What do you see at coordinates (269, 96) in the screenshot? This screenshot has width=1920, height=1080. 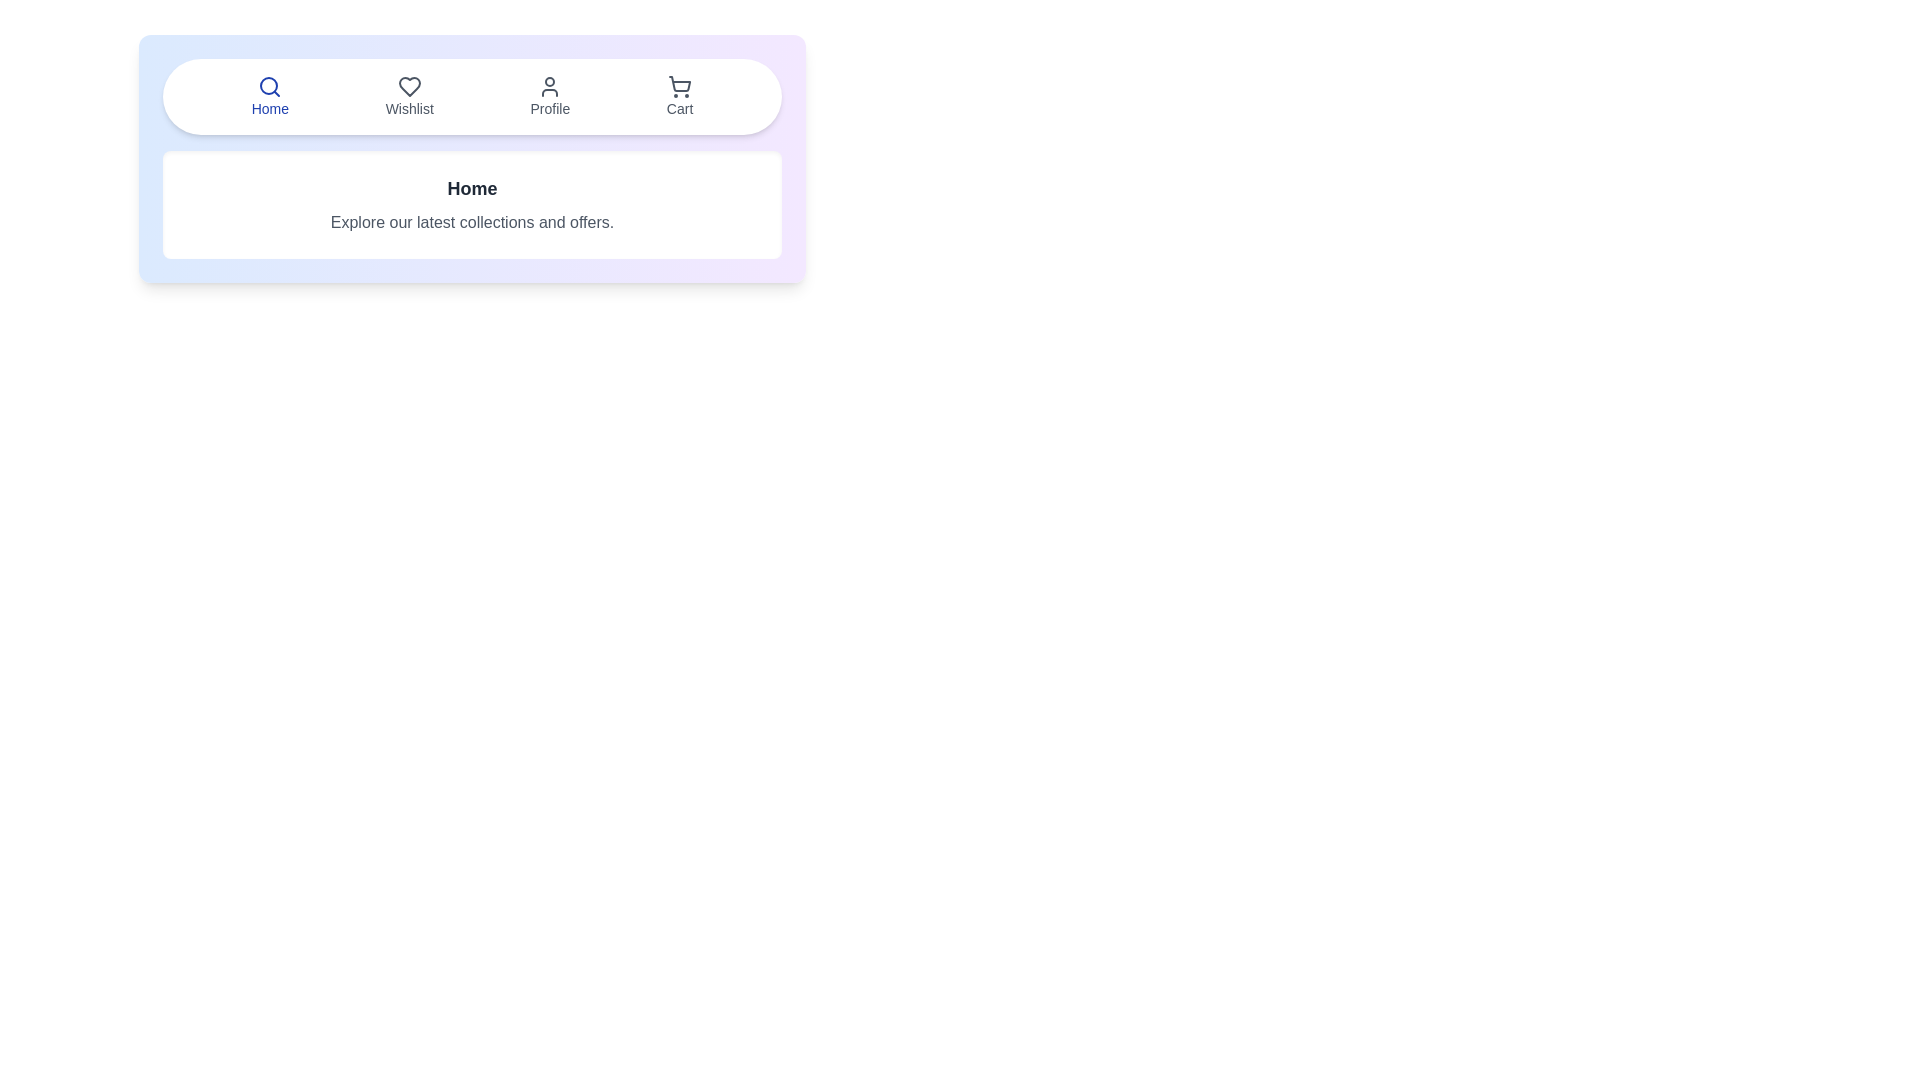 I see `the tab labeled Home to switch to that tab` at bounding box center [269, 96].